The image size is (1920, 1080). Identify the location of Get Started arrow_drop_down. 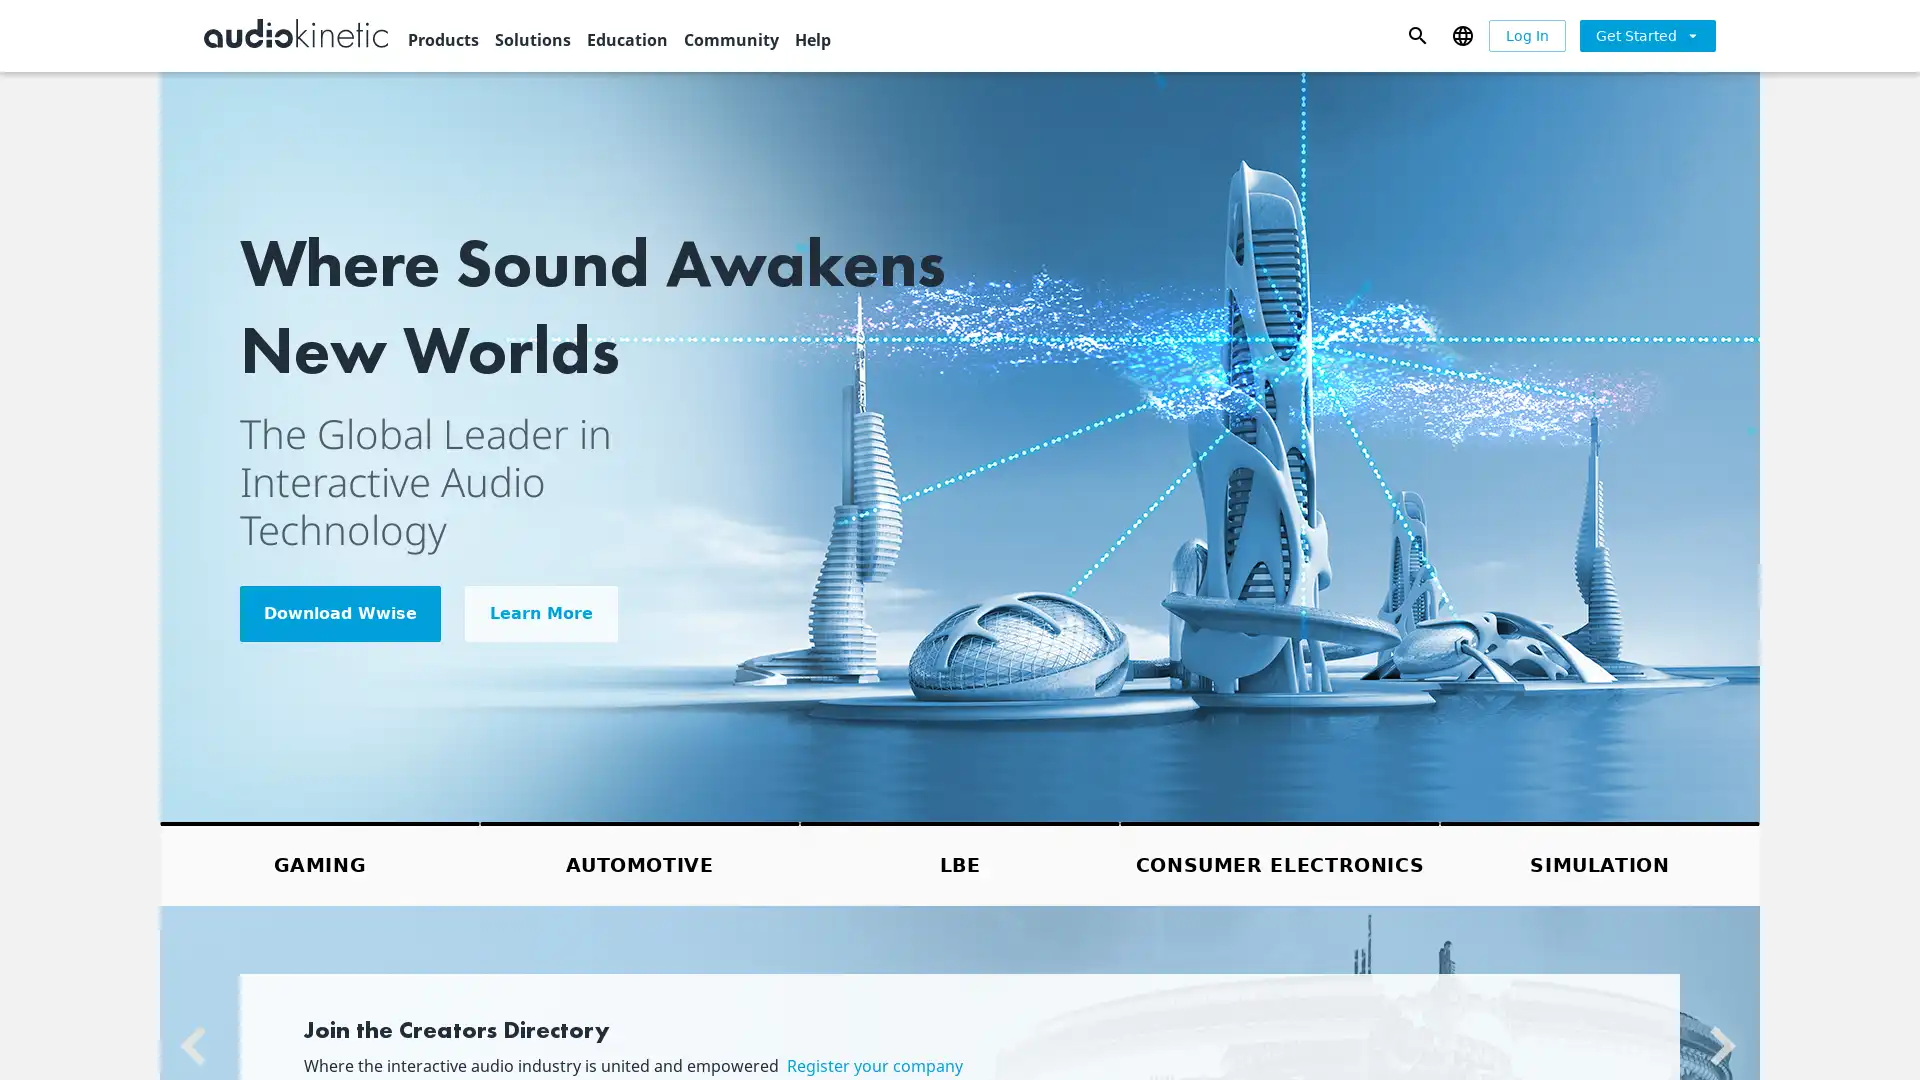
(1647, 35).